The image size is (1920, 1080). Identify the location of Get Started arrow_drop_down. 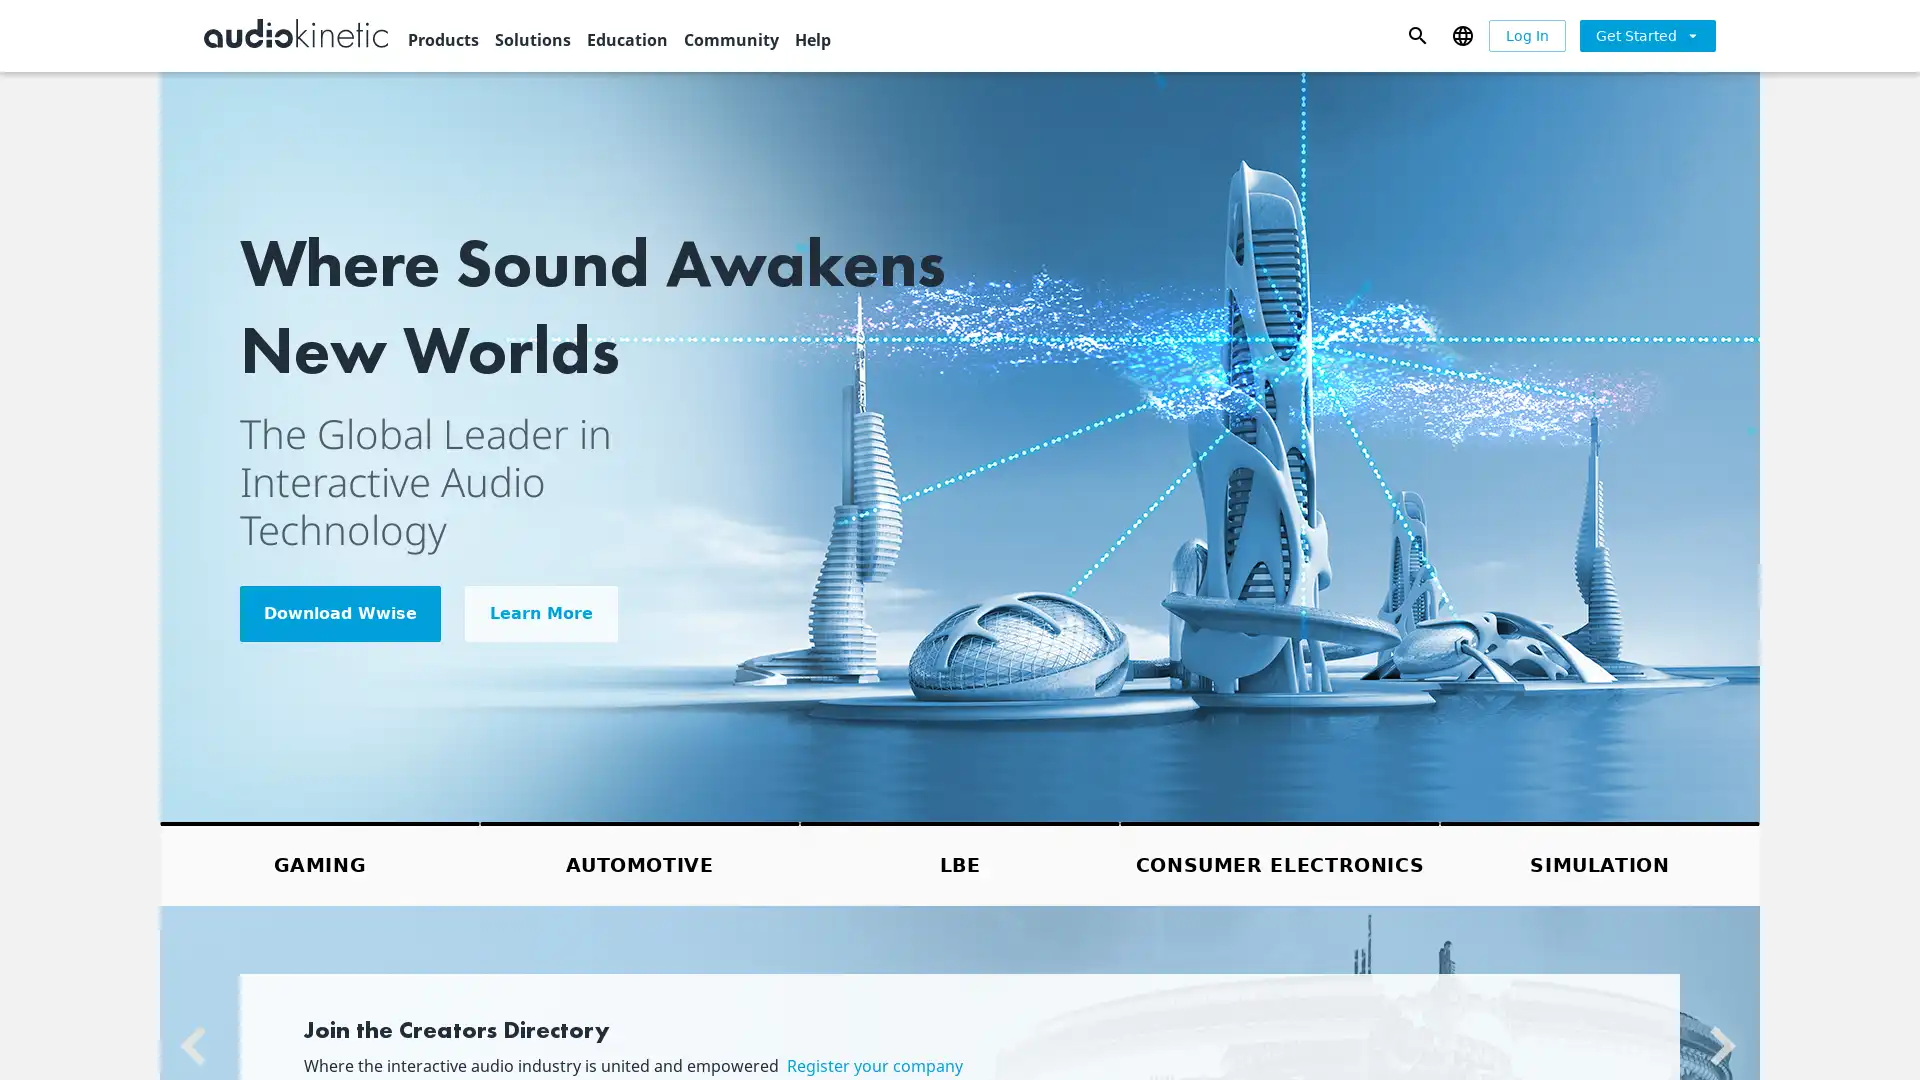
(1647, 35).